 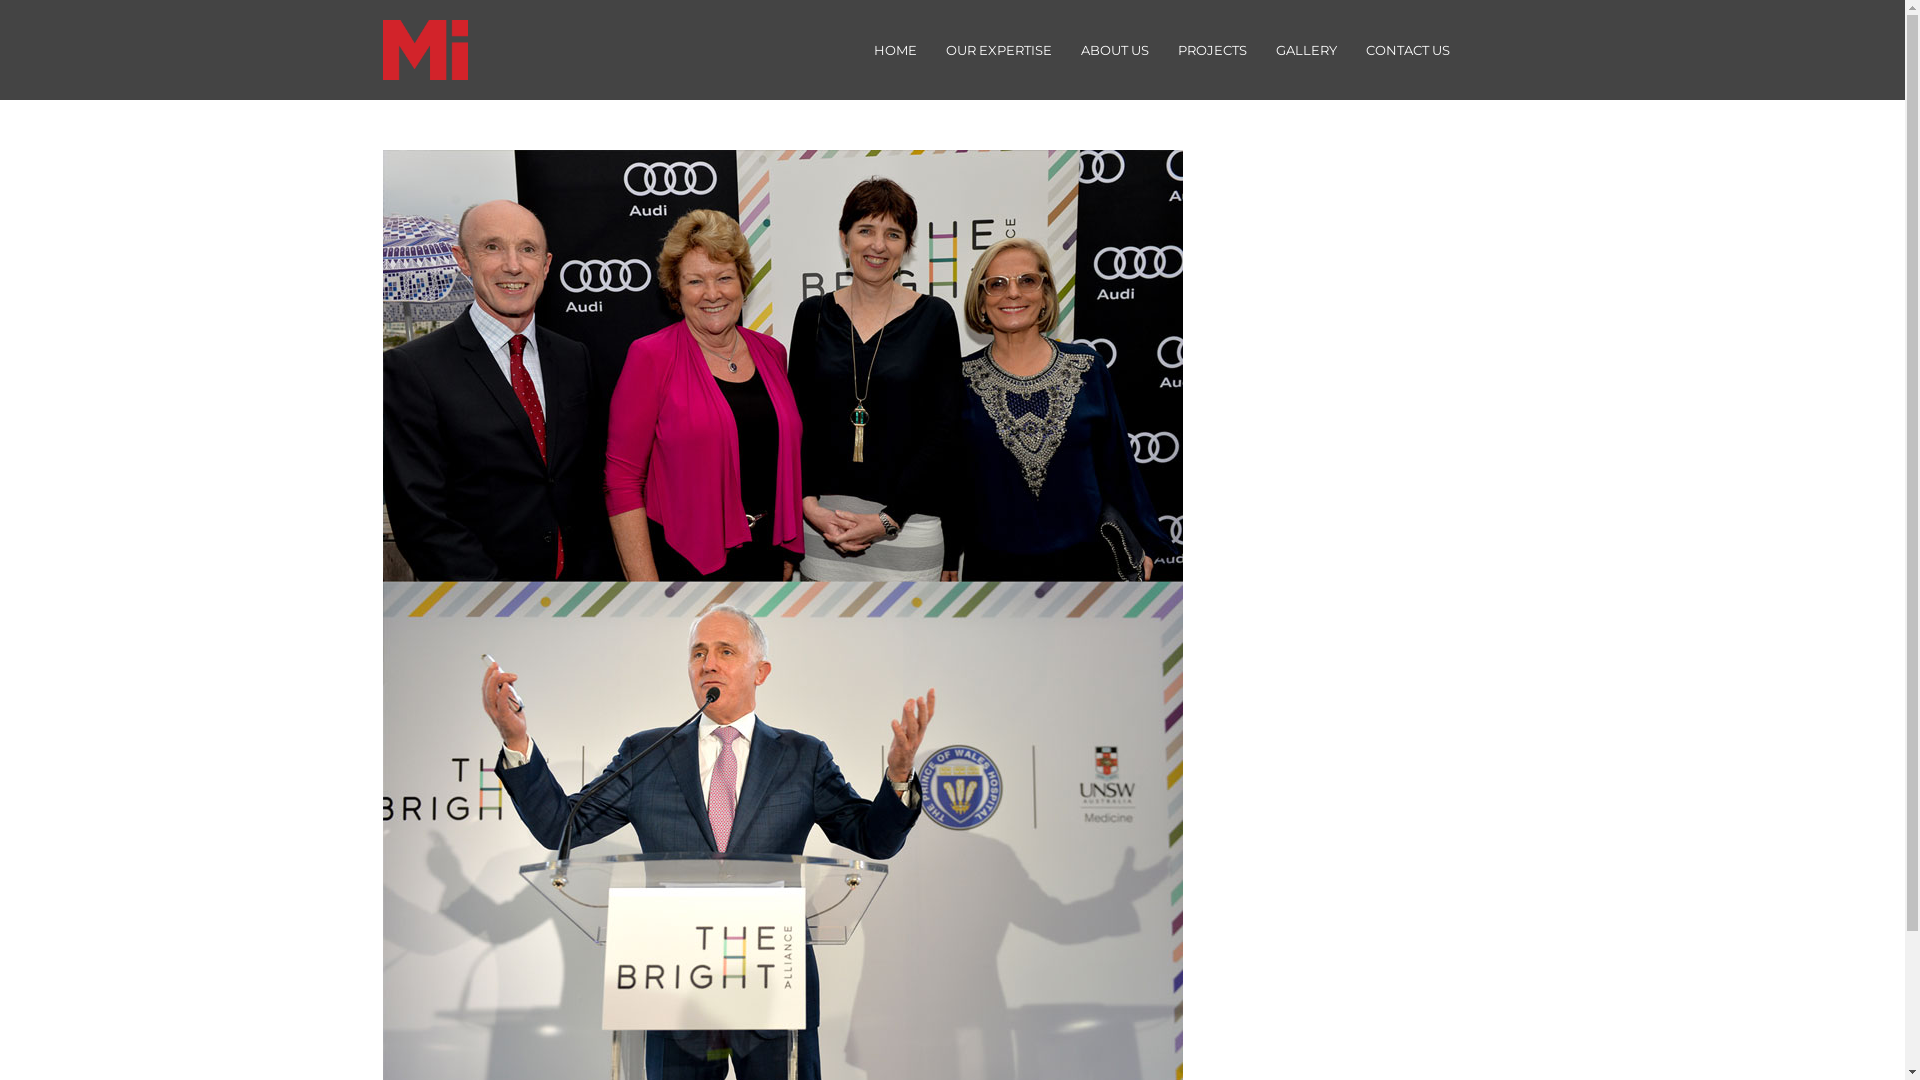 I want to click on 'HOME', so click(x=893, y=49).